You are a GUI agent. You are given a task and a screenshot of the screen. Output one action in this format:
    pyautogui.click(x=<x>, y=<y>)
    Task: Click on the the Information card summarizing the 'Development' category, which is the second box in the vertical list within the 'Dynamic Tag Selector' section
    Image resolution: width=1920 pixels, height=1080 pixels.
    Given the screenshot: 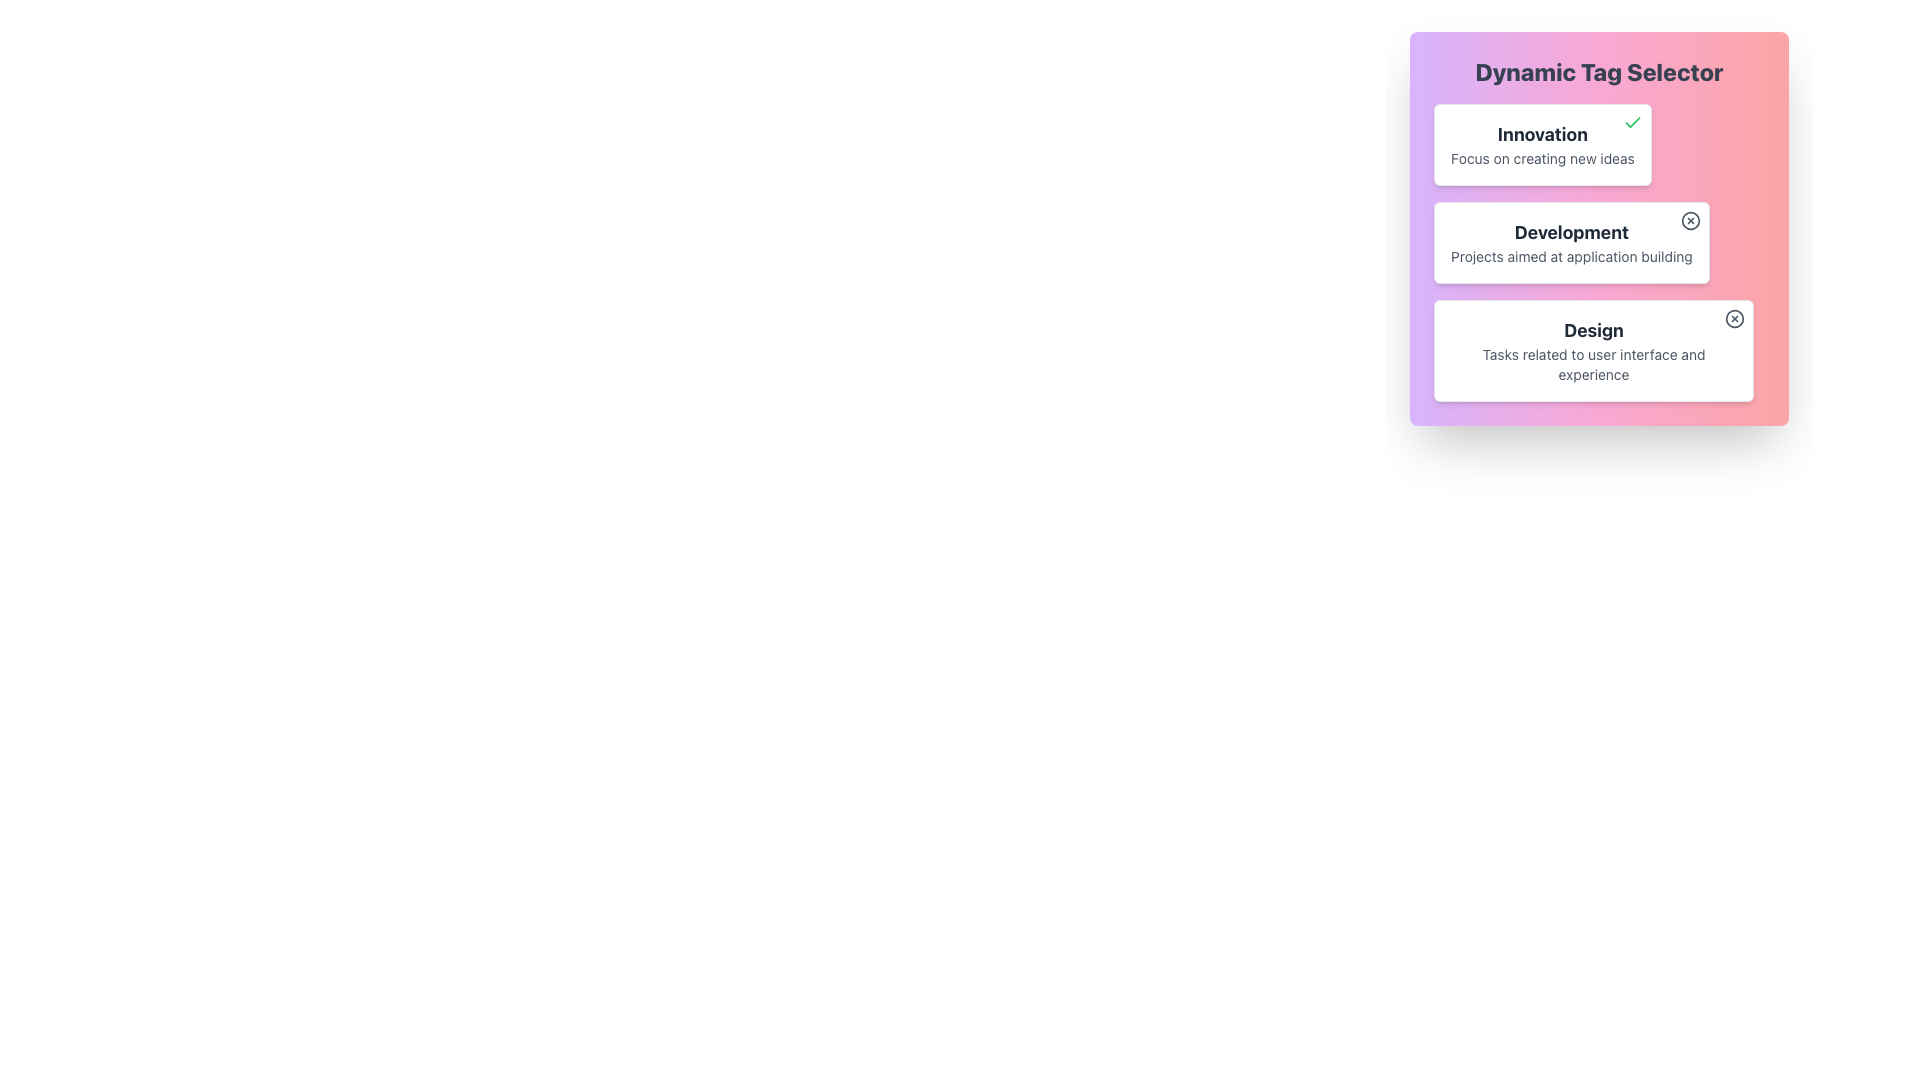 What is the action you would take?
    pyautogui.click(x=1598, y=252)
    